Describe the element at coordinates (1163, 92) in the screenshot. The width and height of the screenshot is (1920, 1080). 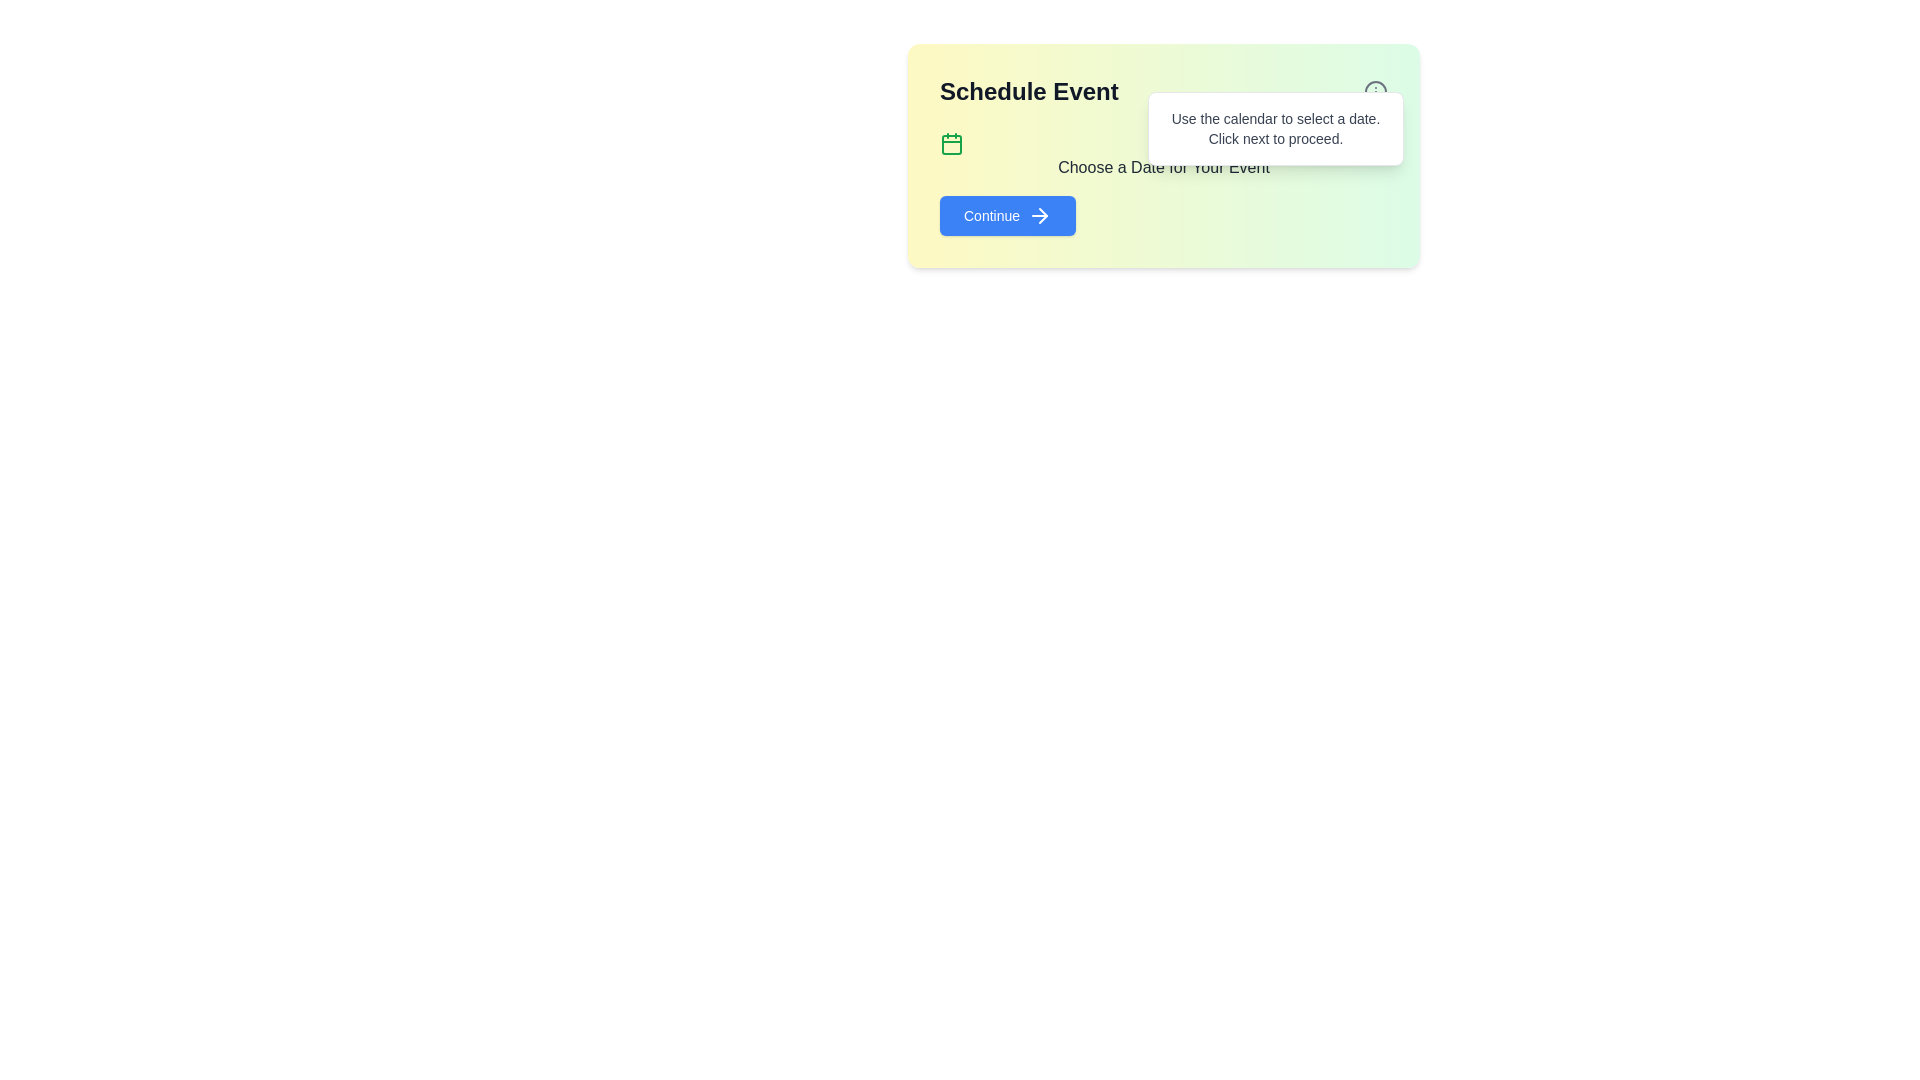
I see `the bold text label that says 'Schedule Event', which is located at the top left side of the pane` at that location.